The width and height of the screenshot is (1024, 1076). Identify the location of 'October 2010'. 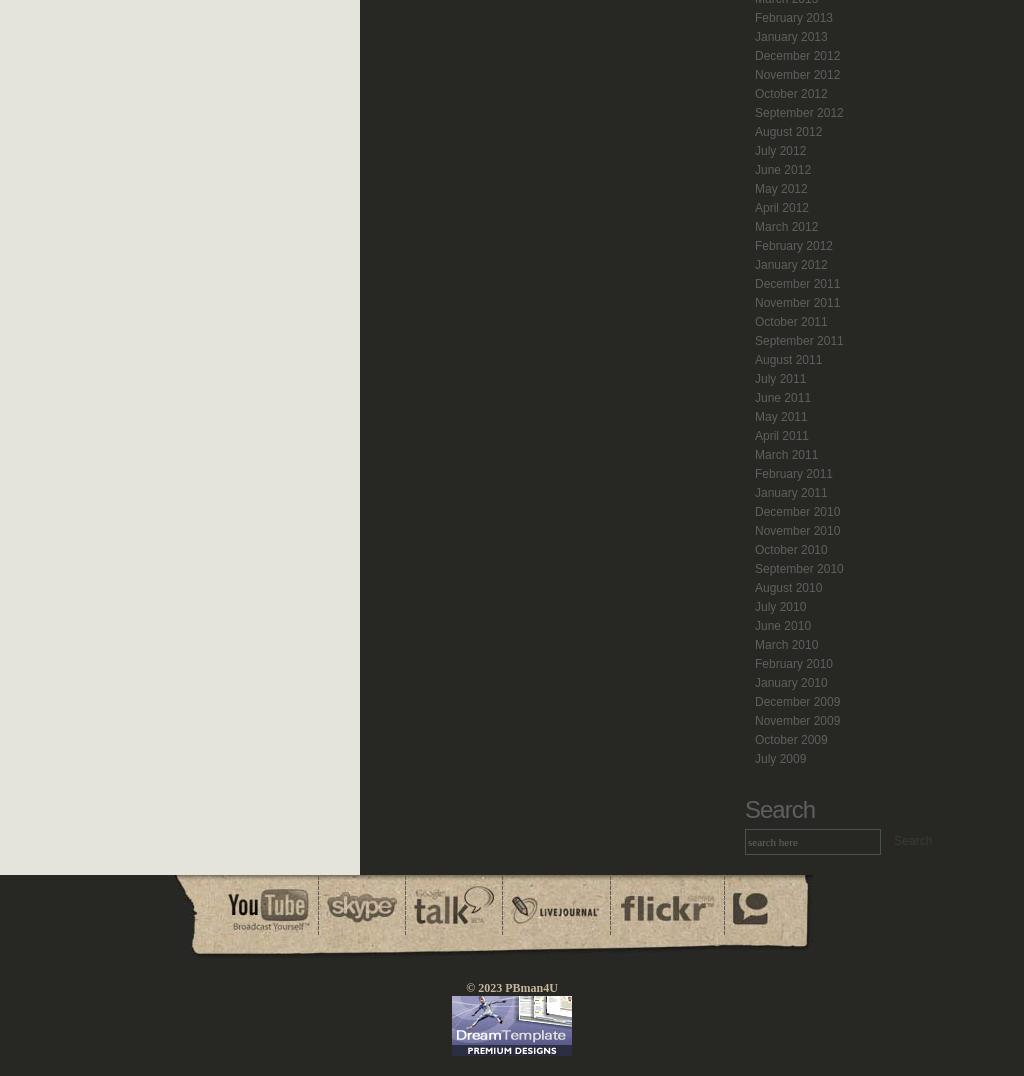
(791, 549).